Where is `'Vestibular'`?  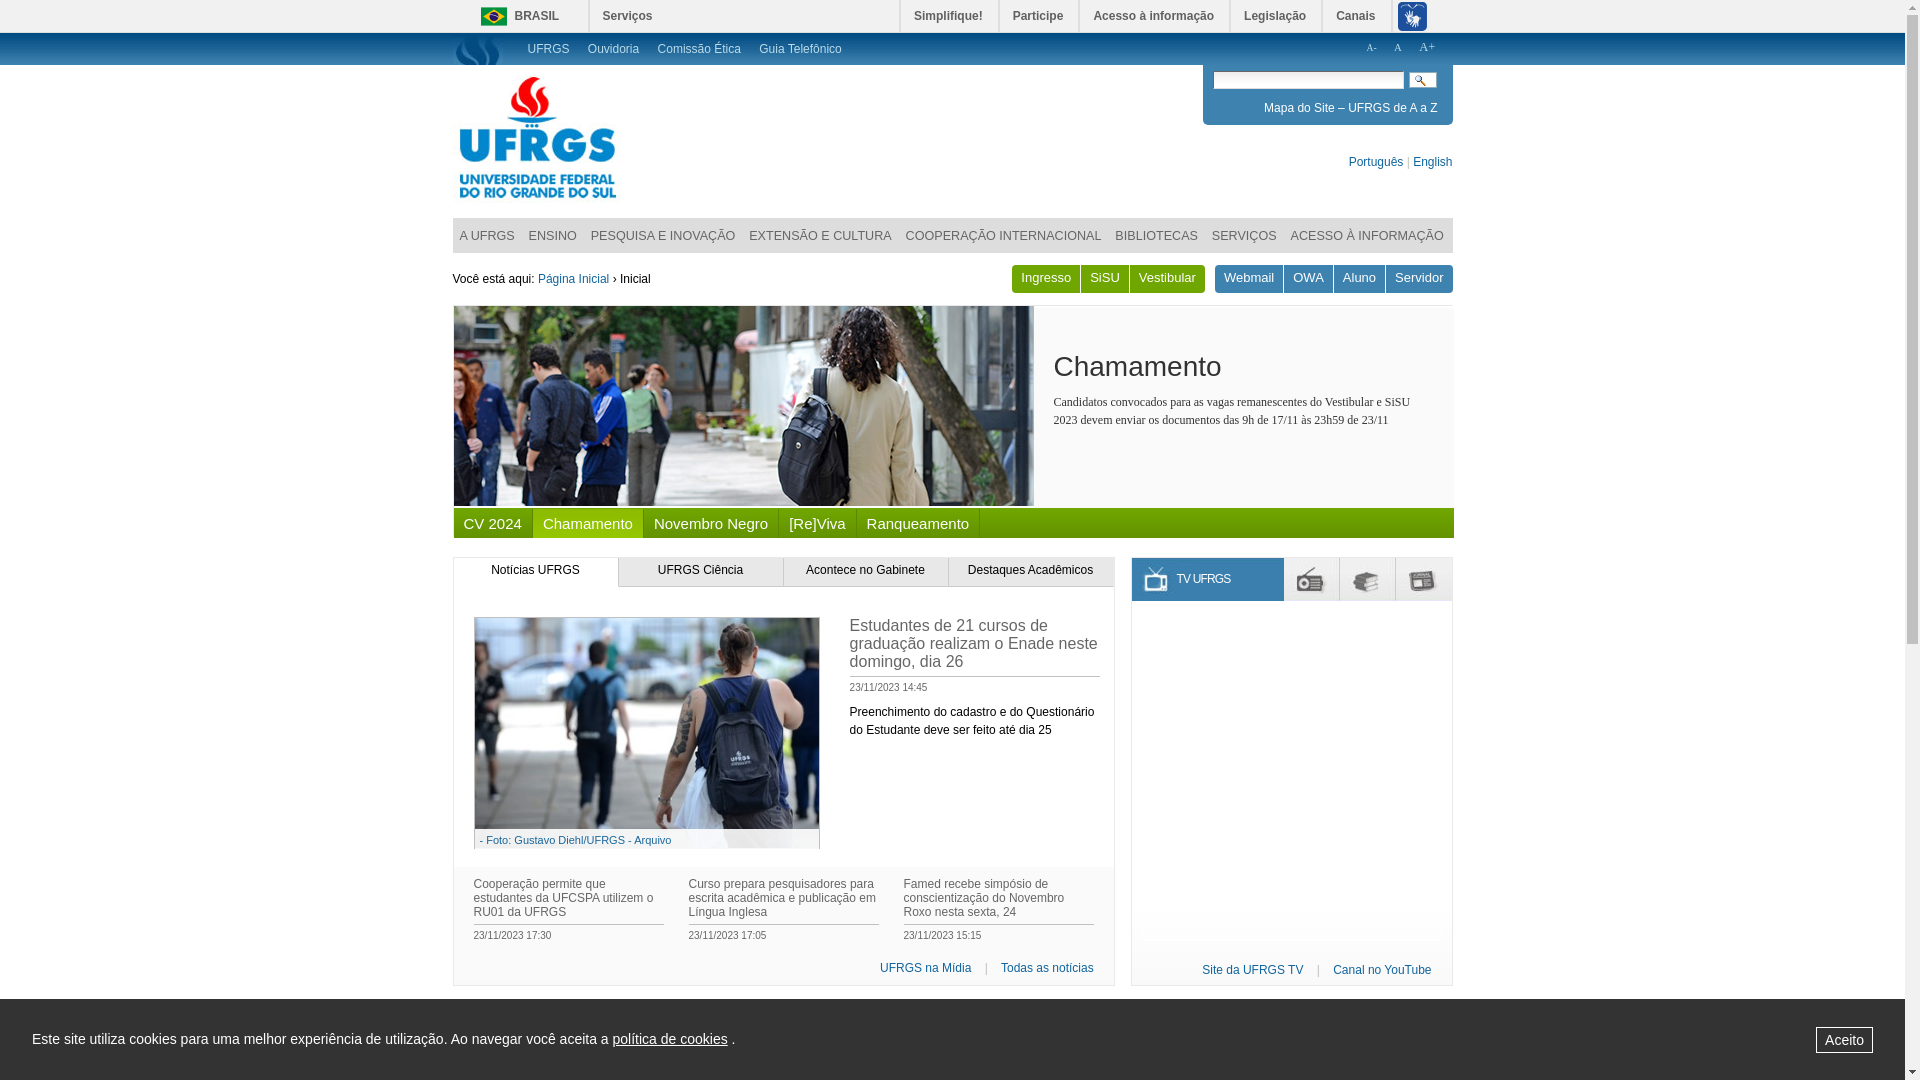 'Vestibular' is located at coordinates (1167, 278).